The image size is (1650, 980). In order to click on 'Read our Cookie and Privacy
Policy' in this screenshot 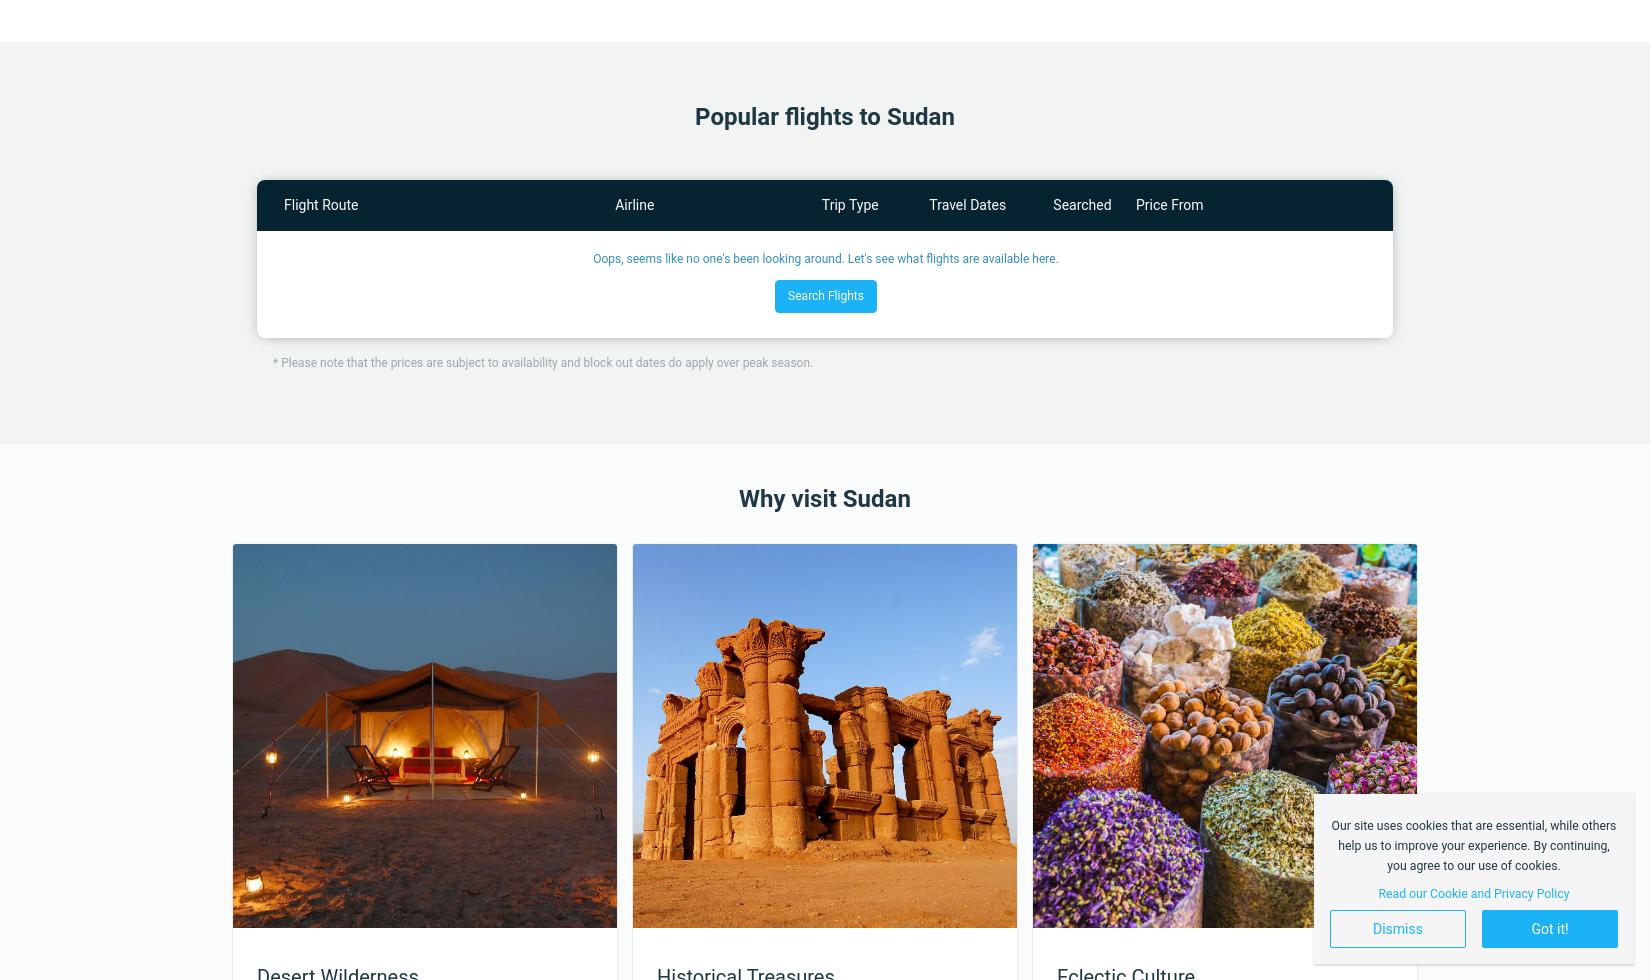, I will do `click(1472, 892)`.